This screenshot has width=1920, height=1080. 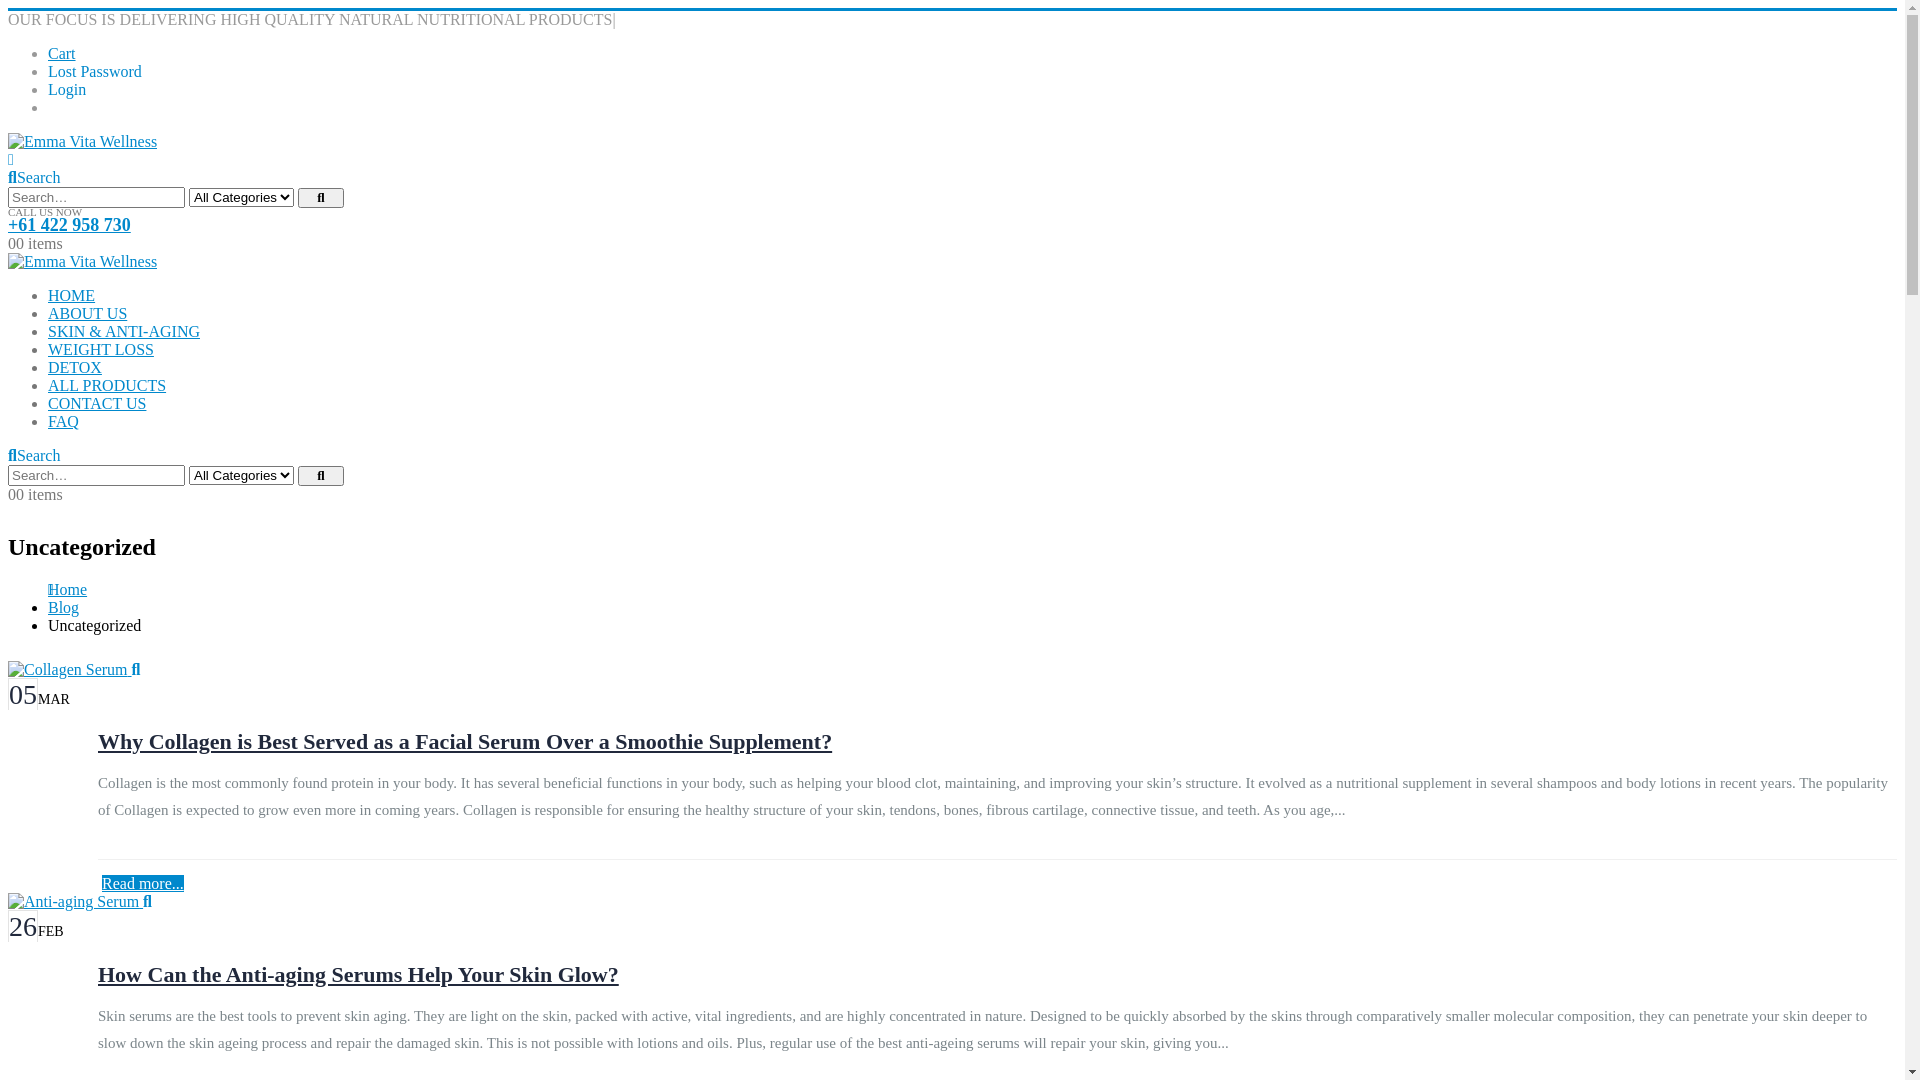 What do you see at coordinates (48, 606) in the screenshot?
I see `'Blog'` at bounding box center [48, 606].